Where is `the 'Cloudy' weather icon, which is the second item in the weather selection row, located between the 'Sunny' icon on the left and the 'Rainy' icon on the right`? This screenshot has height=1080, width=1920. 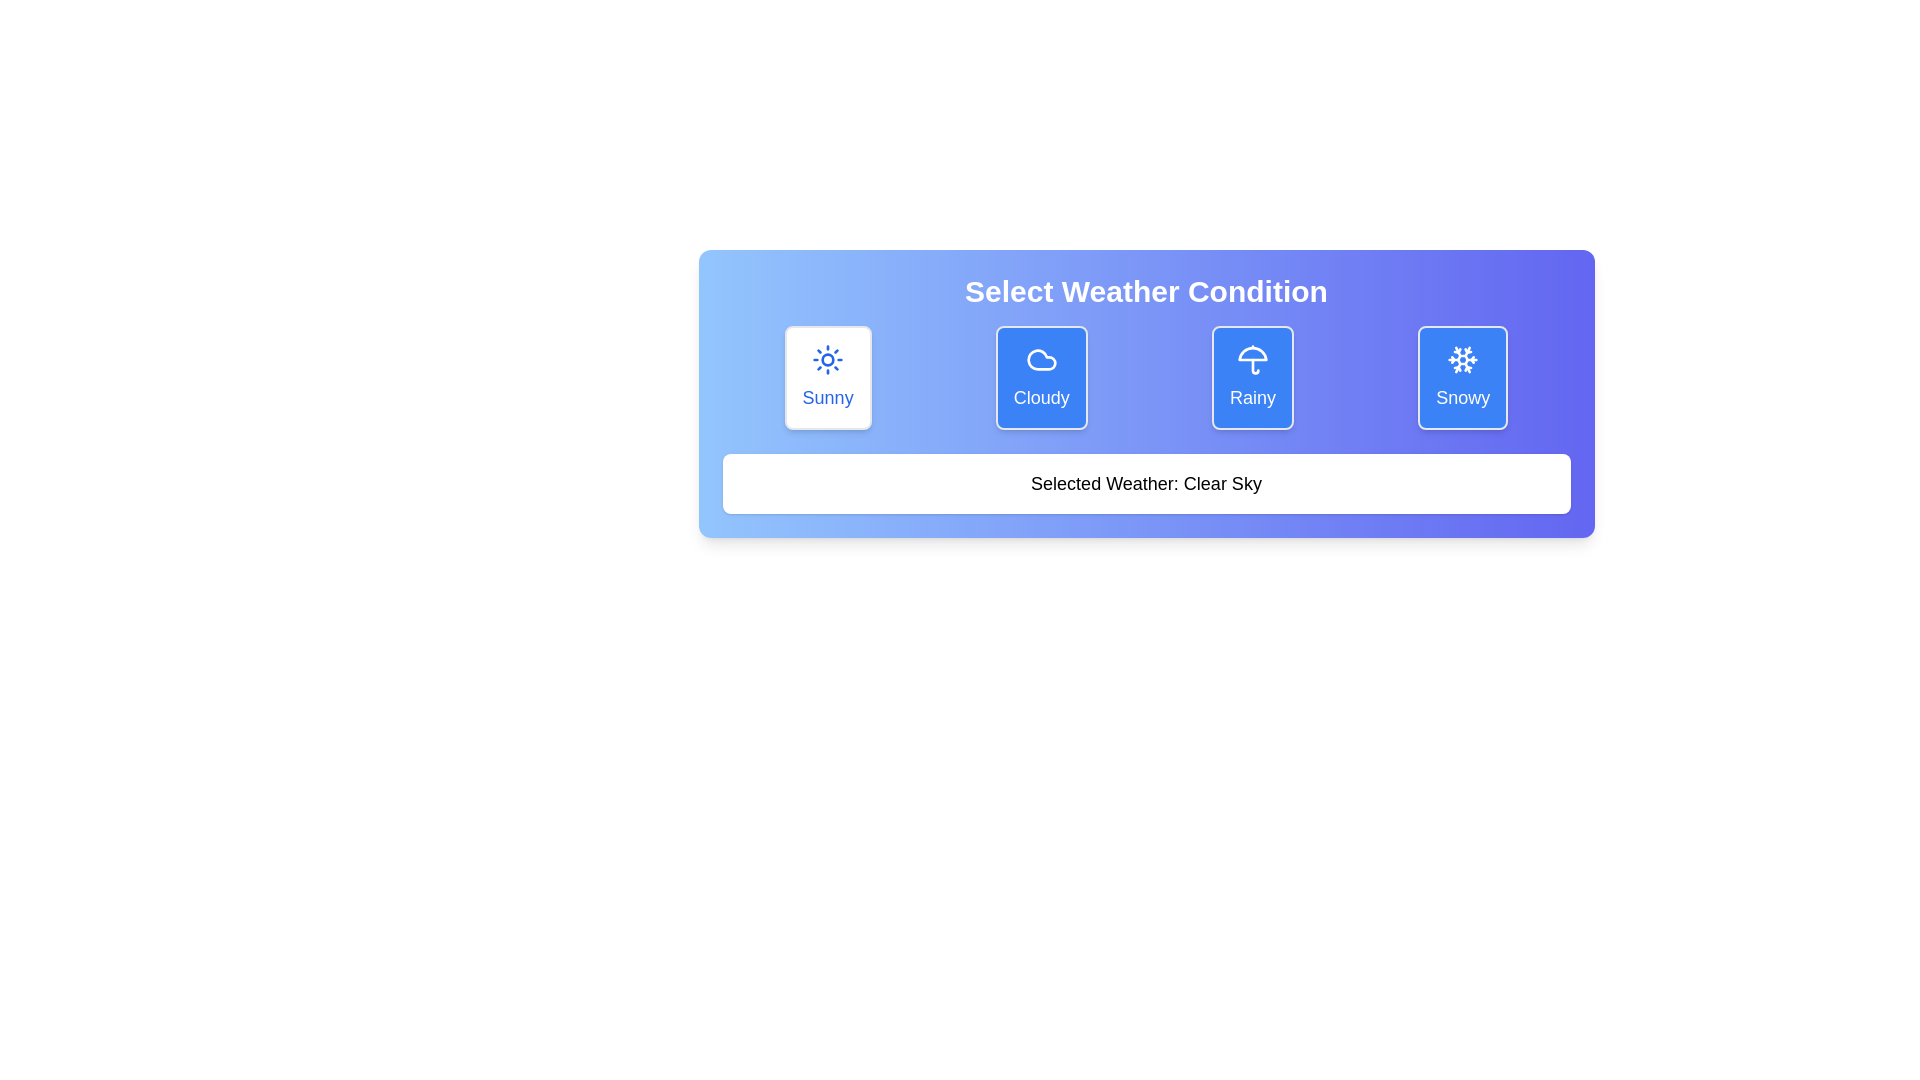
the 'Cloudy' weather icon, which is the second item in the weather selection row, located between the 'Sunny' icon on the left and the 'Rainy' icon on the right is located at coordinates (1040, 358).